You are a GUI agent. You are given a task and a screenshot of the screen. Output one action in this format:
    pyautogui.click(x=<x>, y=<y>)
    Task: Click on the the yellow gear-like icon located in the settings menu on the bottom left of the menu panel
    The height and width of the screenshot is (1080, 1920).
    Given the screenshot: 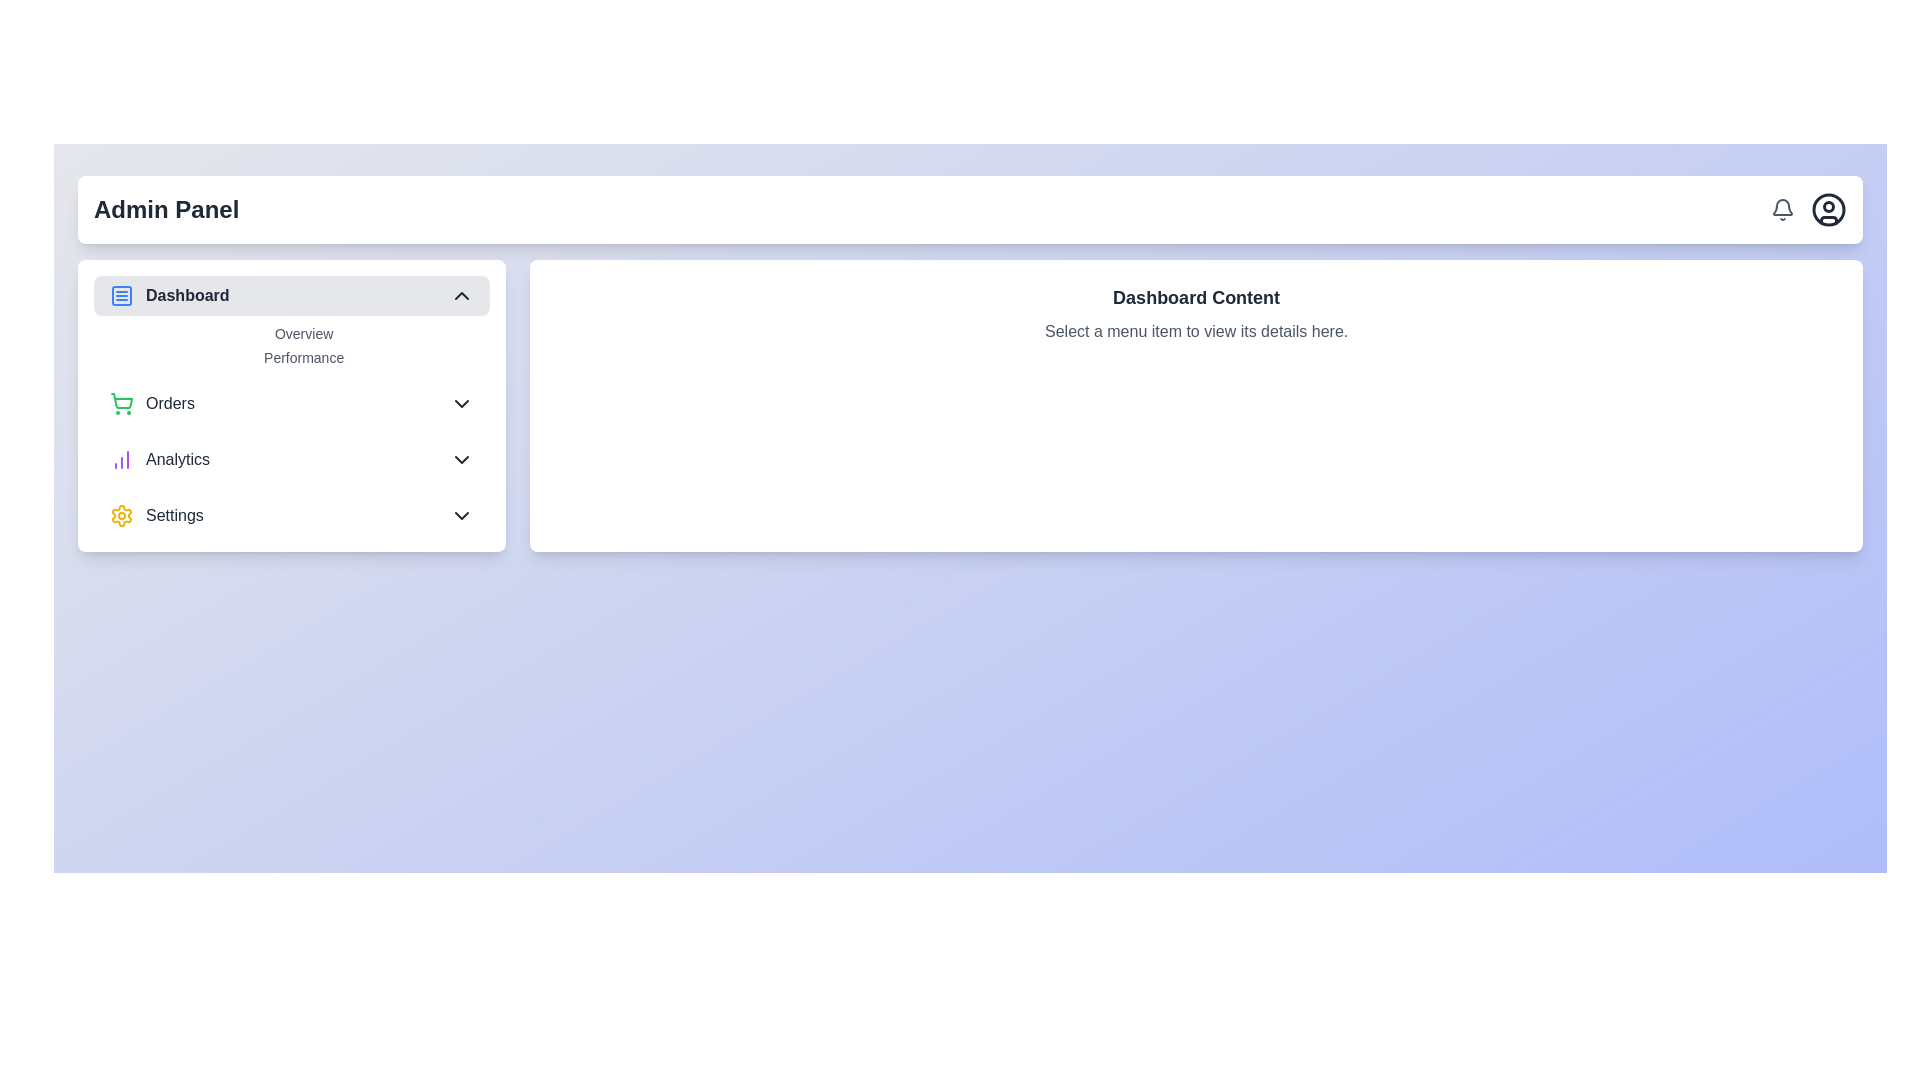 What is the action you would take?
    pyautogui.click(x=120, y=515)
    